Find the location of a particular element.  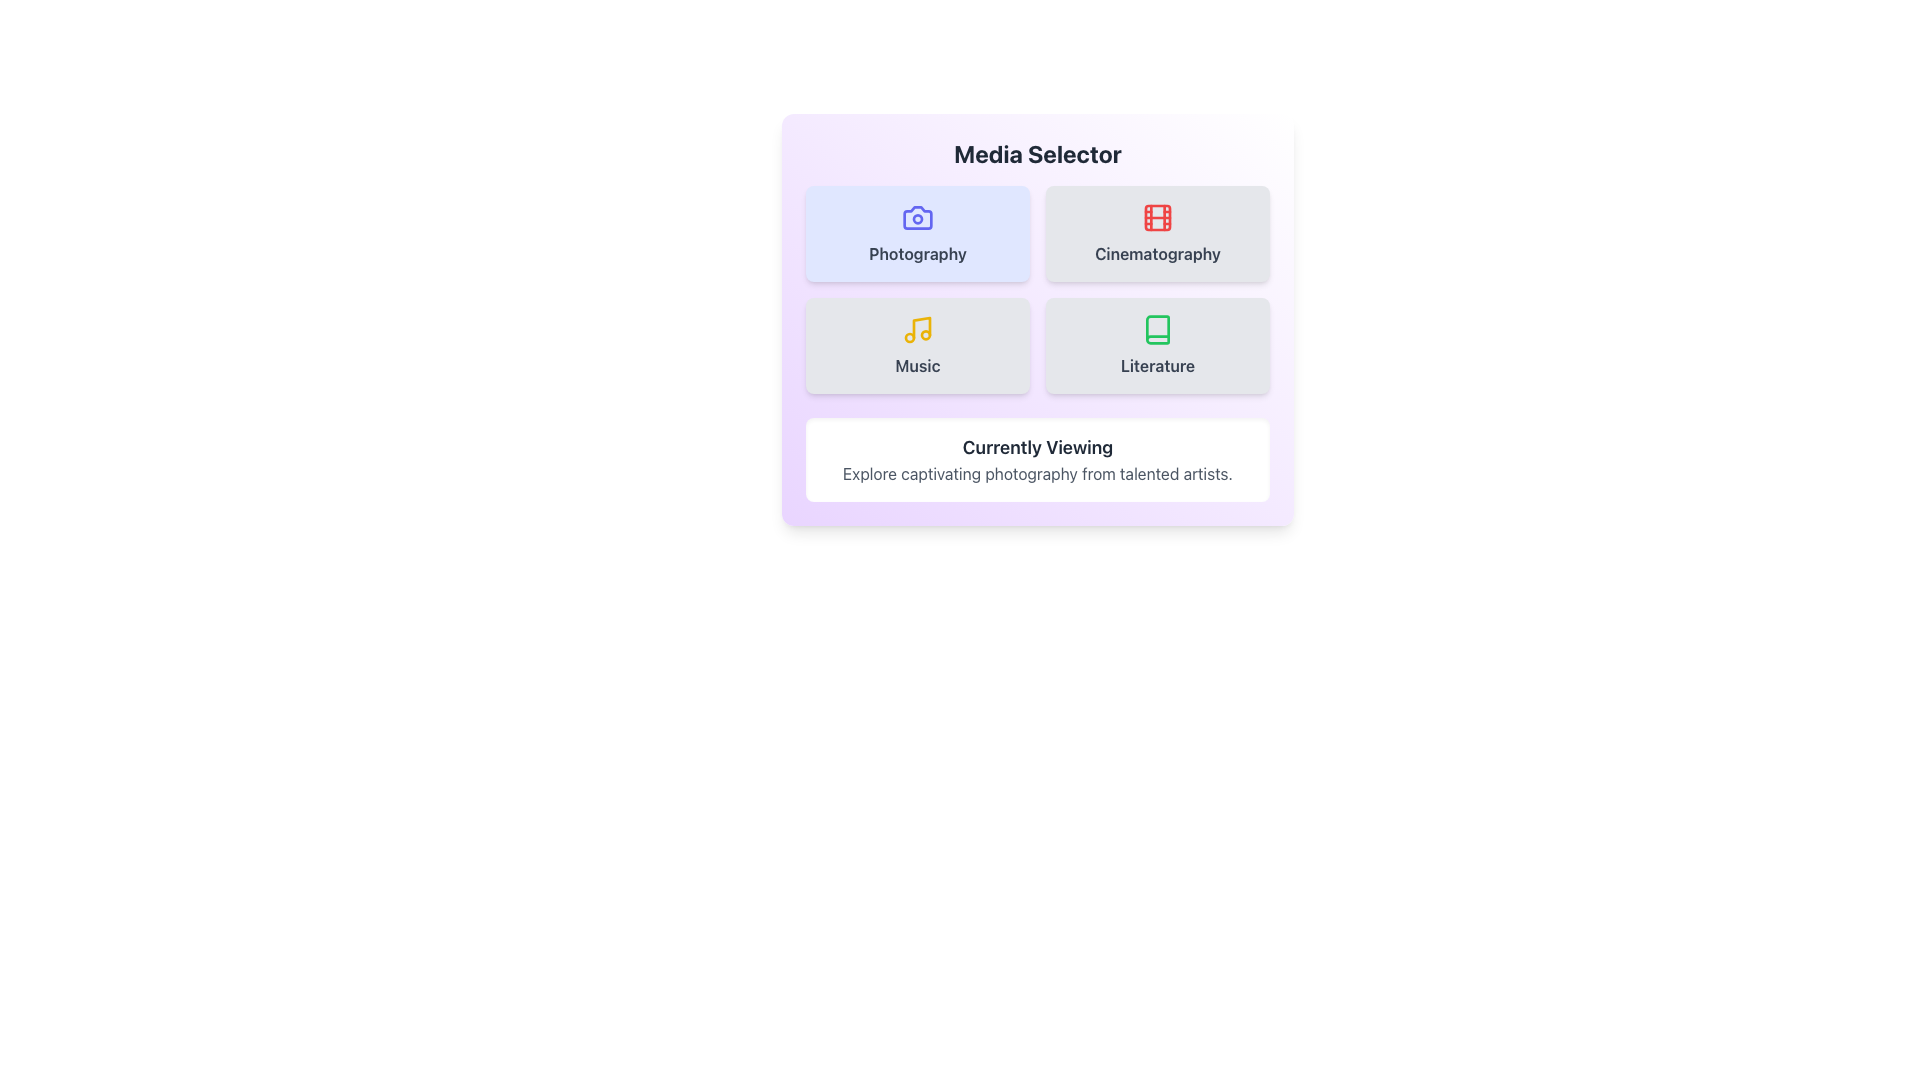

the 'Music' category icon located at the center of the 'Music' button in the lower-left section of the Media Selector interface is located at coordinates (920, 326).